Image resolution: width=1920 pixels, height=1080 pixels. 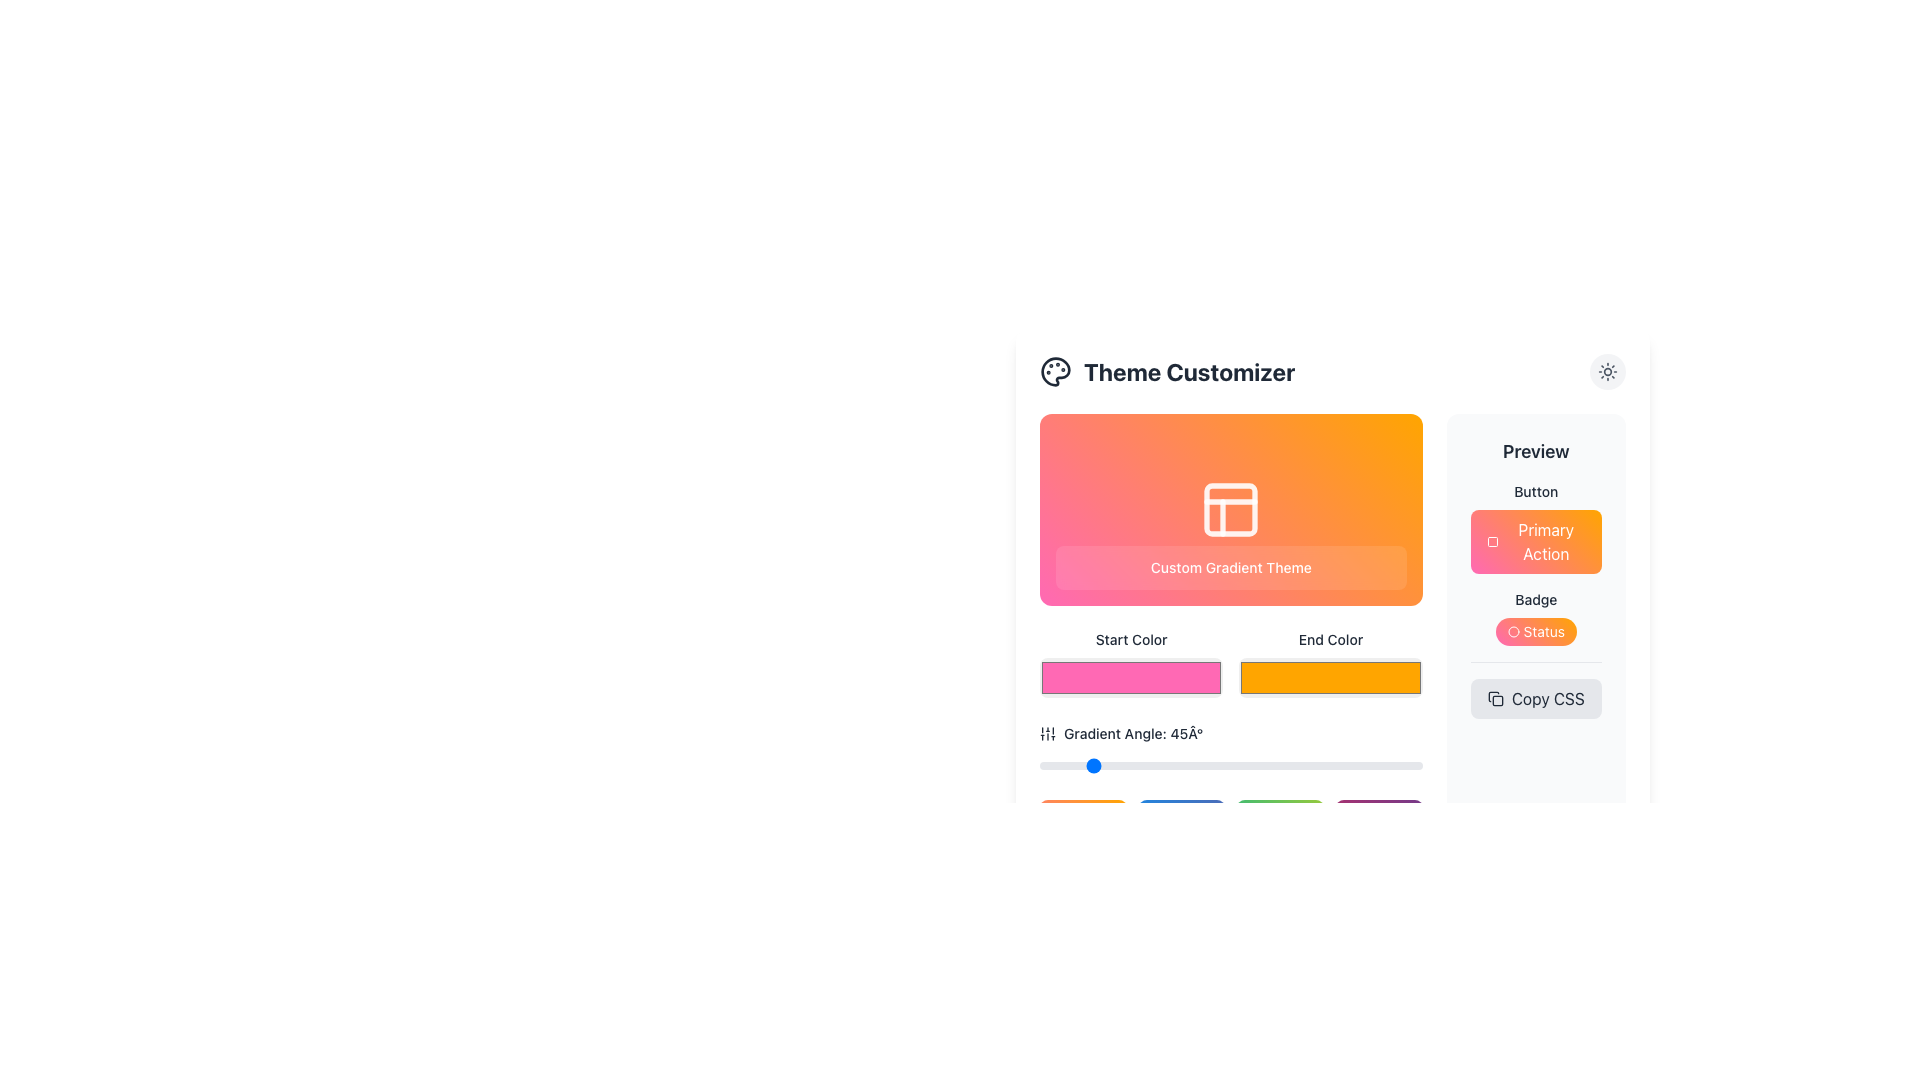 I want to click on the gradient angle, so click(x=1272, y=765).